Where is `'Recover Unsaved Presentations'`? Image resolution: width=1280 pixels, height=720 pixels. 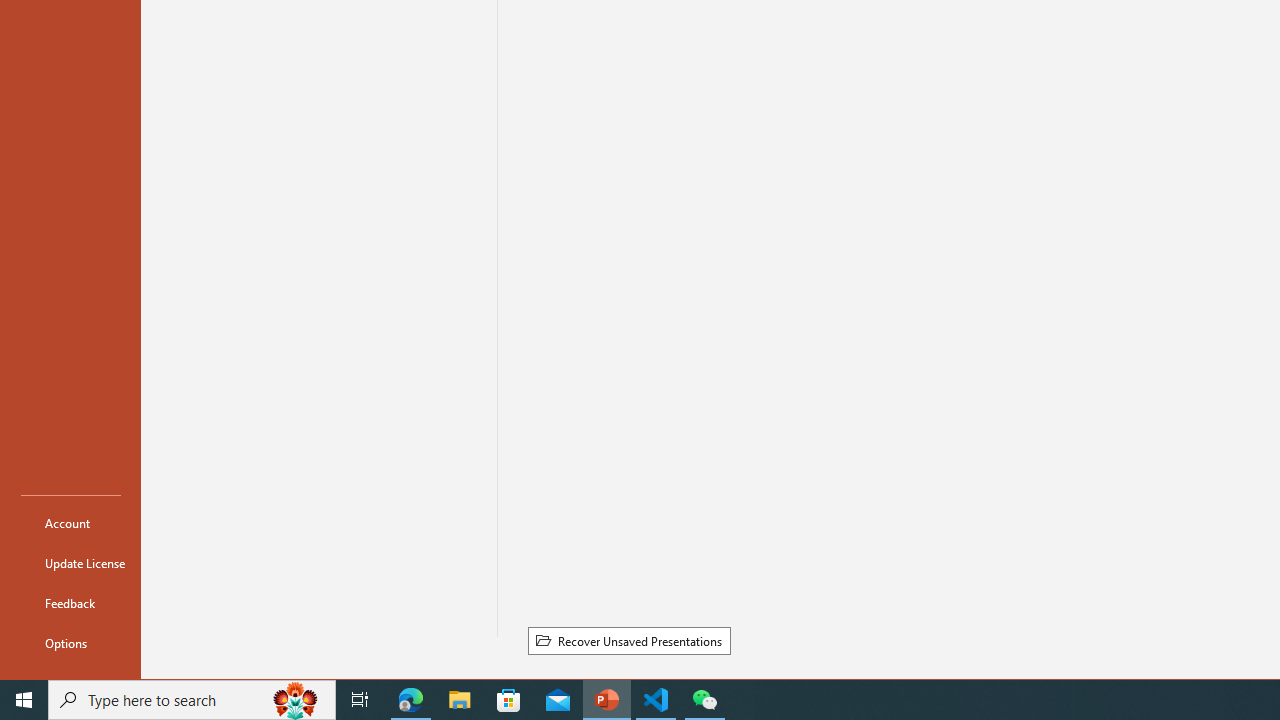
'Recover Unsaved Presentations' is located at coordinates (628, 641).